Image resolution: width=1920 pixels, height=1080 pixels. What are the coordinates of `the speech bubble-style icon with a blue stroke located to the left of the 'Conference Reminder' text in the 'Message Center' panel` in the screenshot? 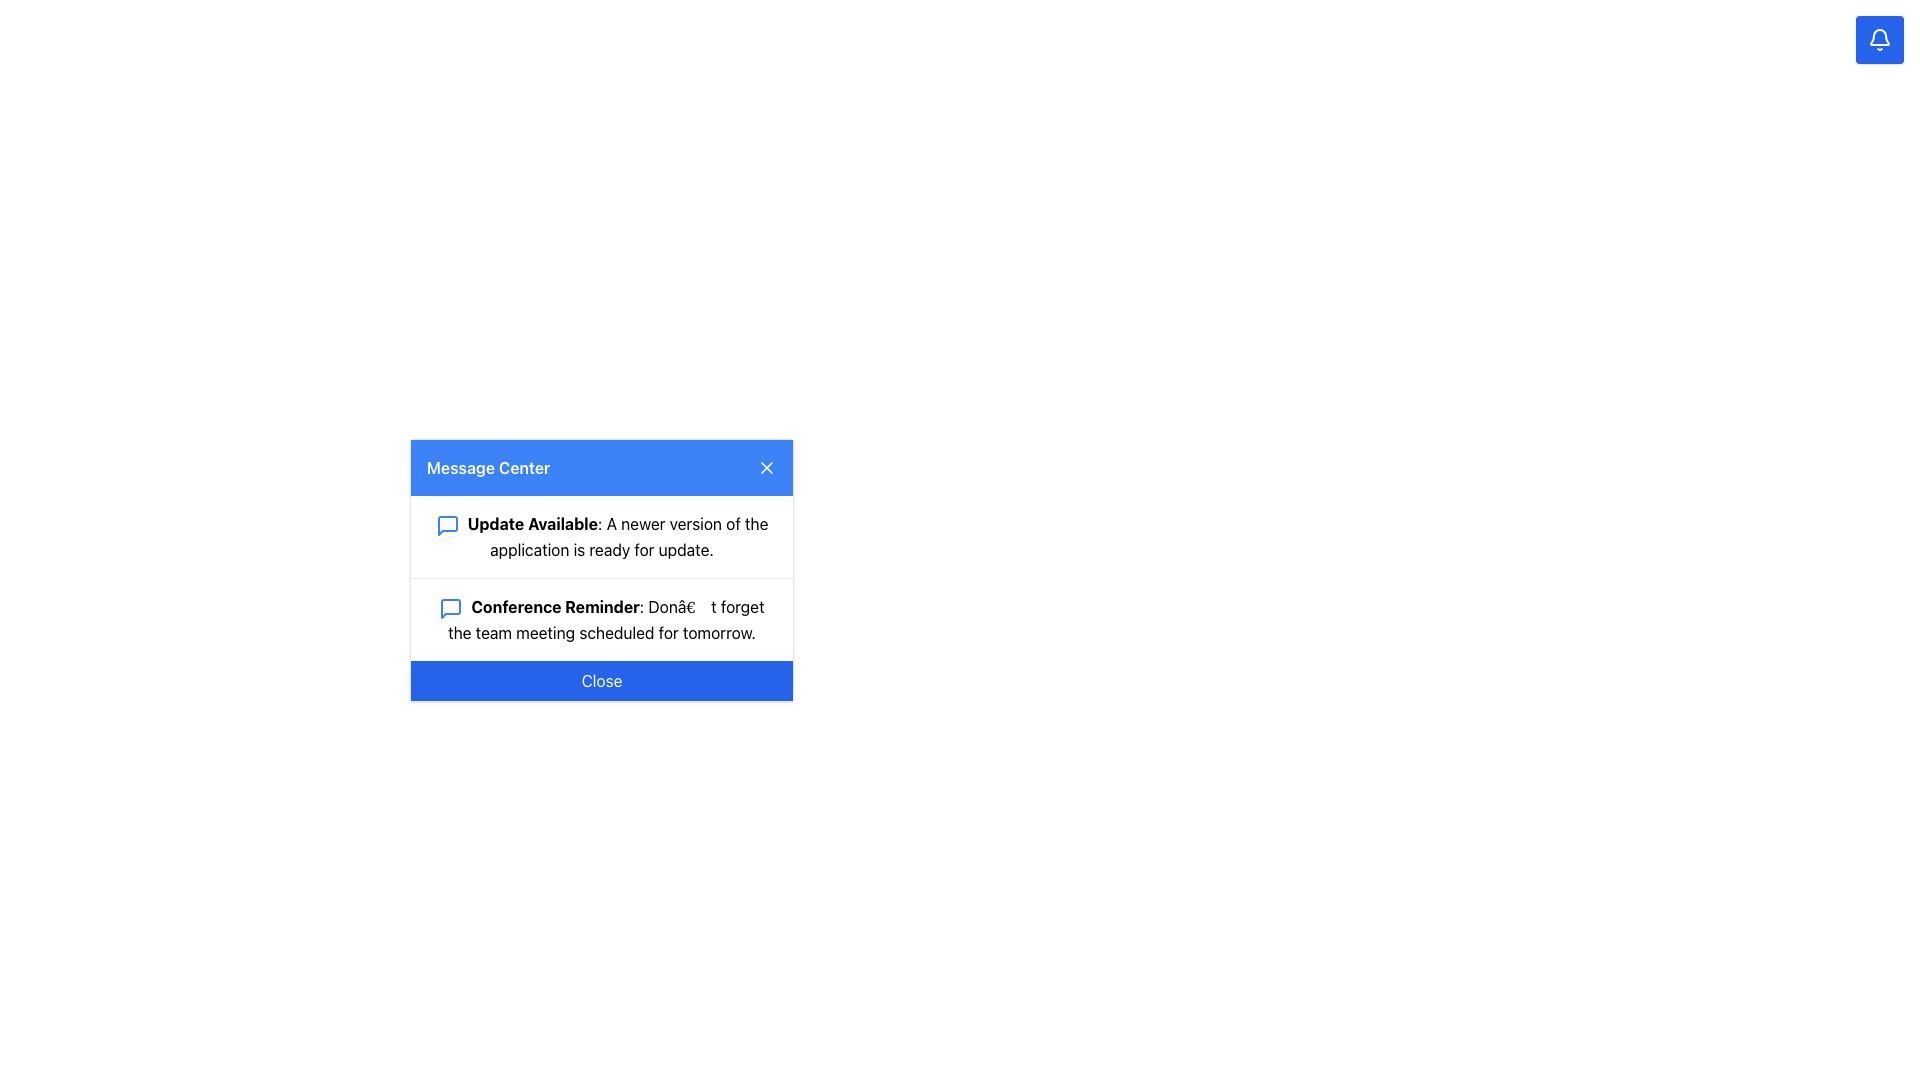 It's located at (446, 524).